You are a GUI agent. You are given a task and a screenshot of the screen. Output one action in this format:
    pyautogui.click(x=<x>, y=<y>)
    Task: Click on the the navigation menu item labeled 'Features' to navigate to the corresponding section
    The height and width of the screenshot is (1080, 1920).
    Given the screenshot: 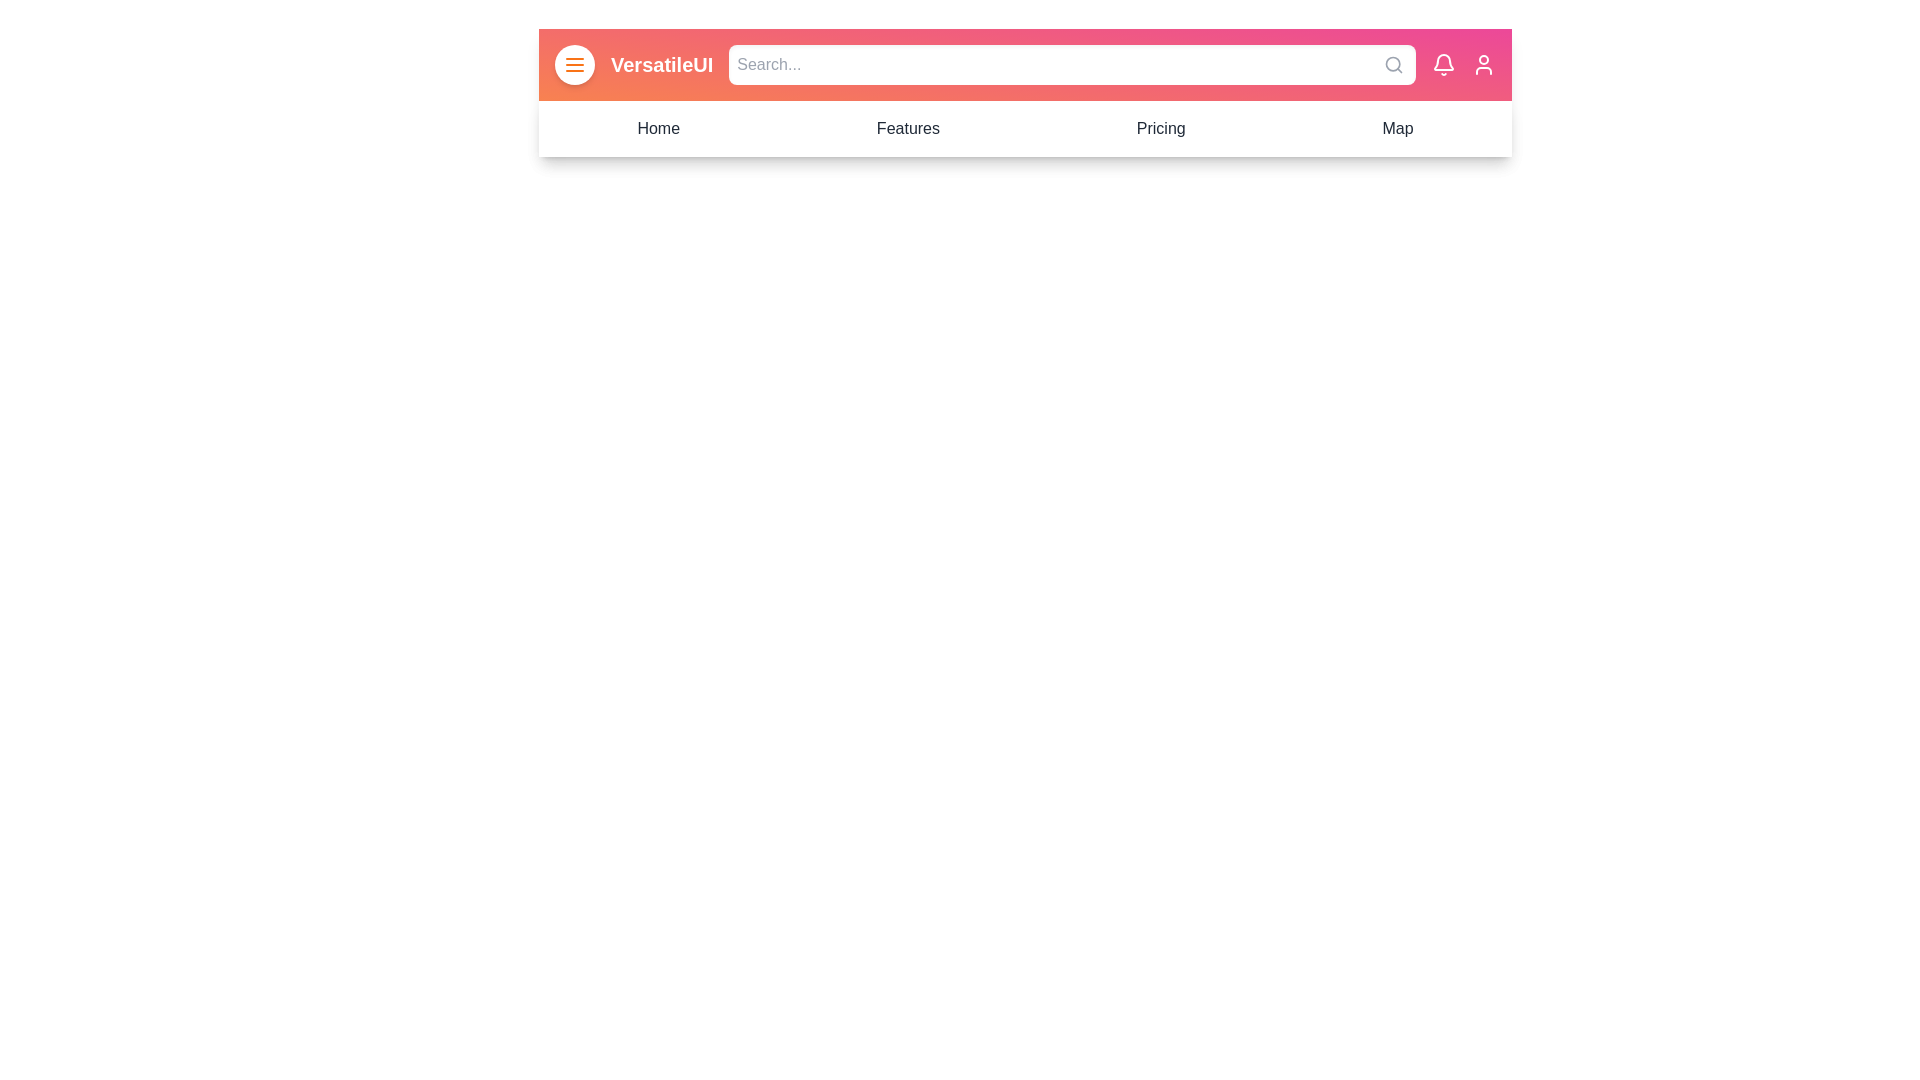 What is the action you would take?
    pyautogui.click(x=907, y=128)
    